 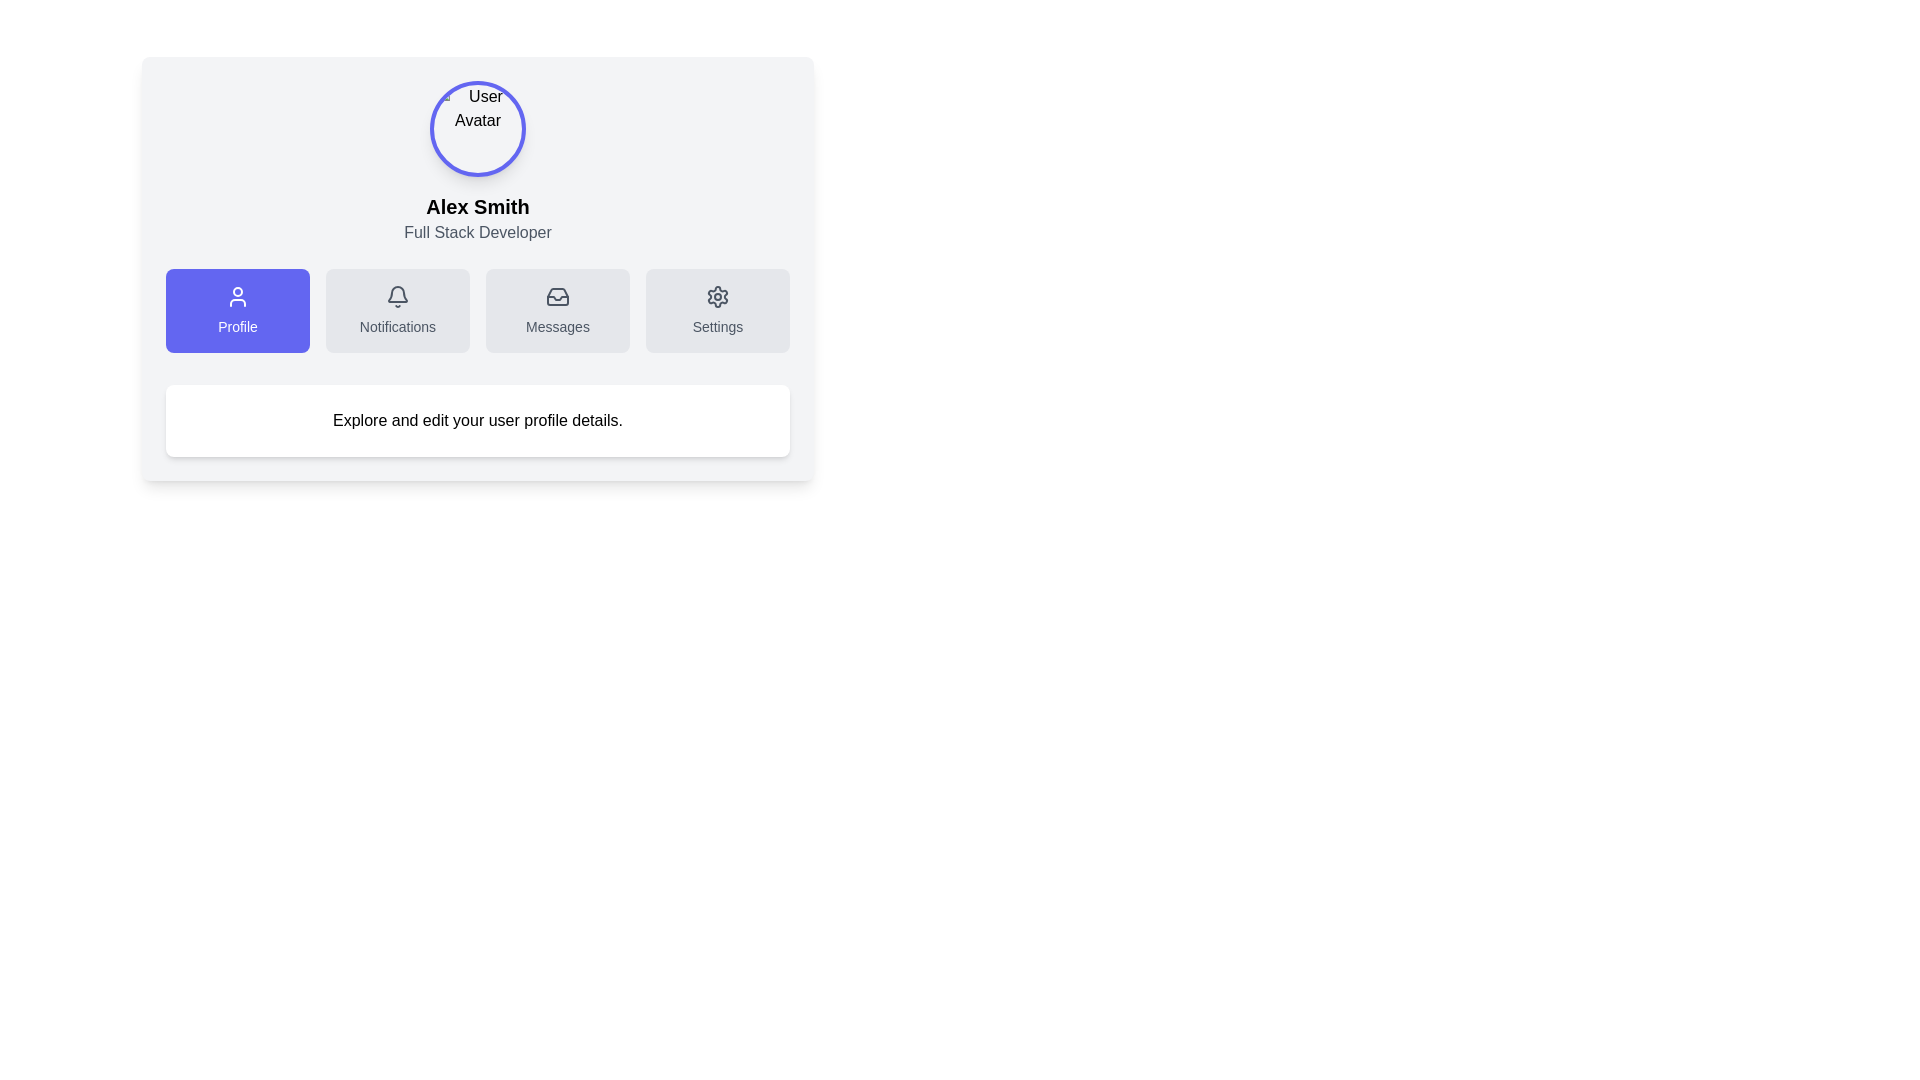 What do you see at coordinates (718, 326) in the screenshot?
I see `text label indicating the purpose of the associated button, which is likely related to settings or configuration options, located below the gear icon in the fourth position of a horizontal row of buttons` at bounding box center [718, 326].